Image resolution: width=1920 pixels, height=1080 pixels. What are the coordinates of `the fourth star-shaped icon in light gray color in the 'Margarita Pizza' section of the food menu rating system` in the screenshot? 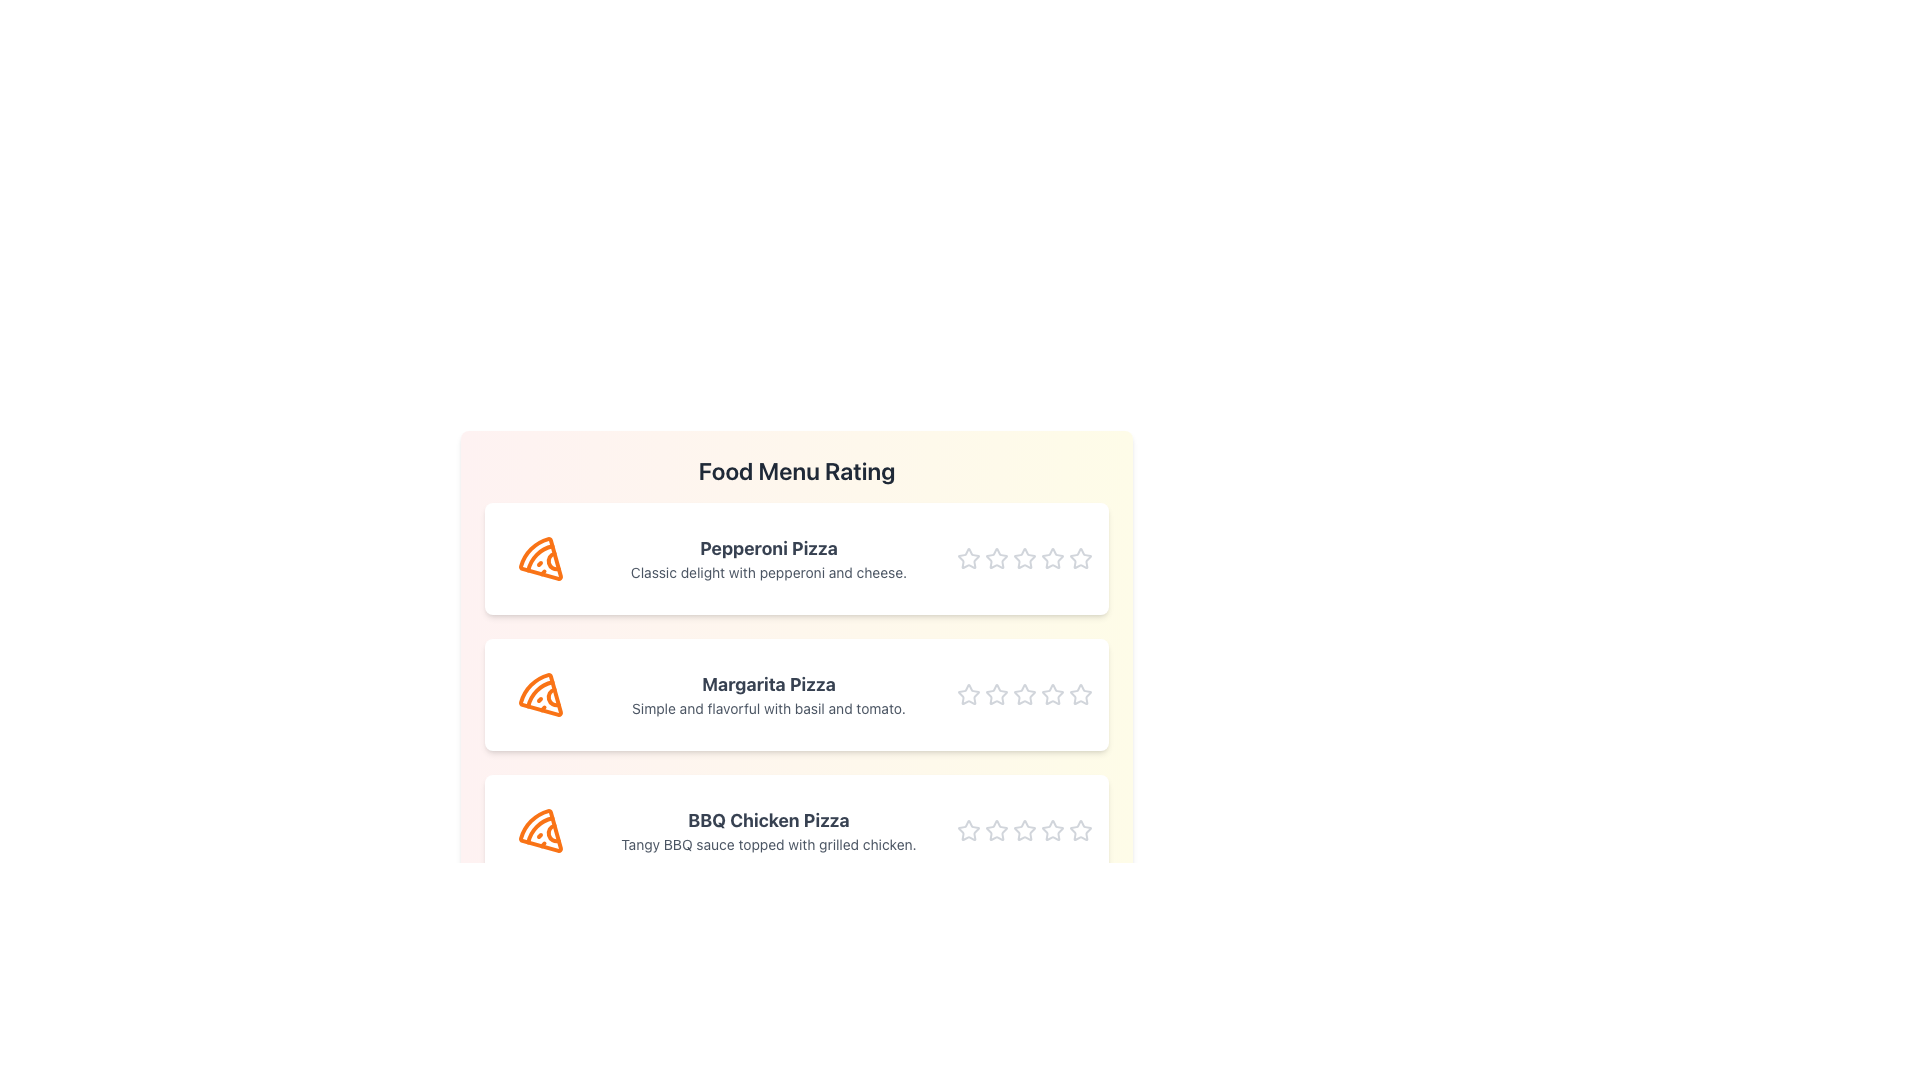 It's located at (1051, 693).